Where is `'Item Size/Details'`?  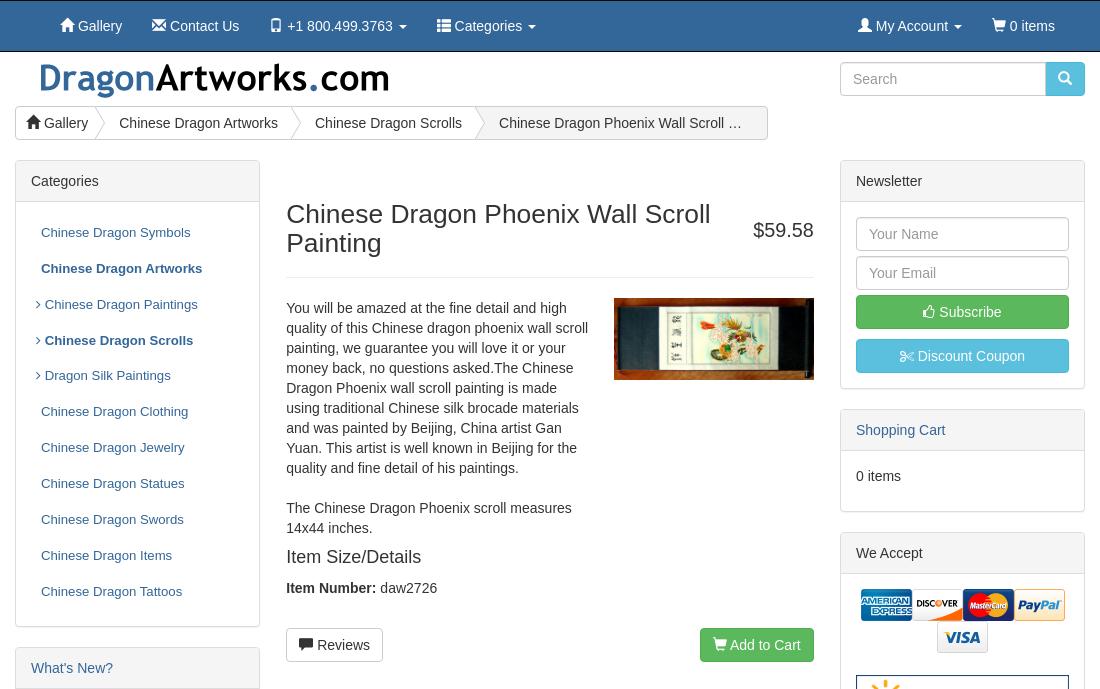 'Item Size/Details' is located at coordinates (285, 555).